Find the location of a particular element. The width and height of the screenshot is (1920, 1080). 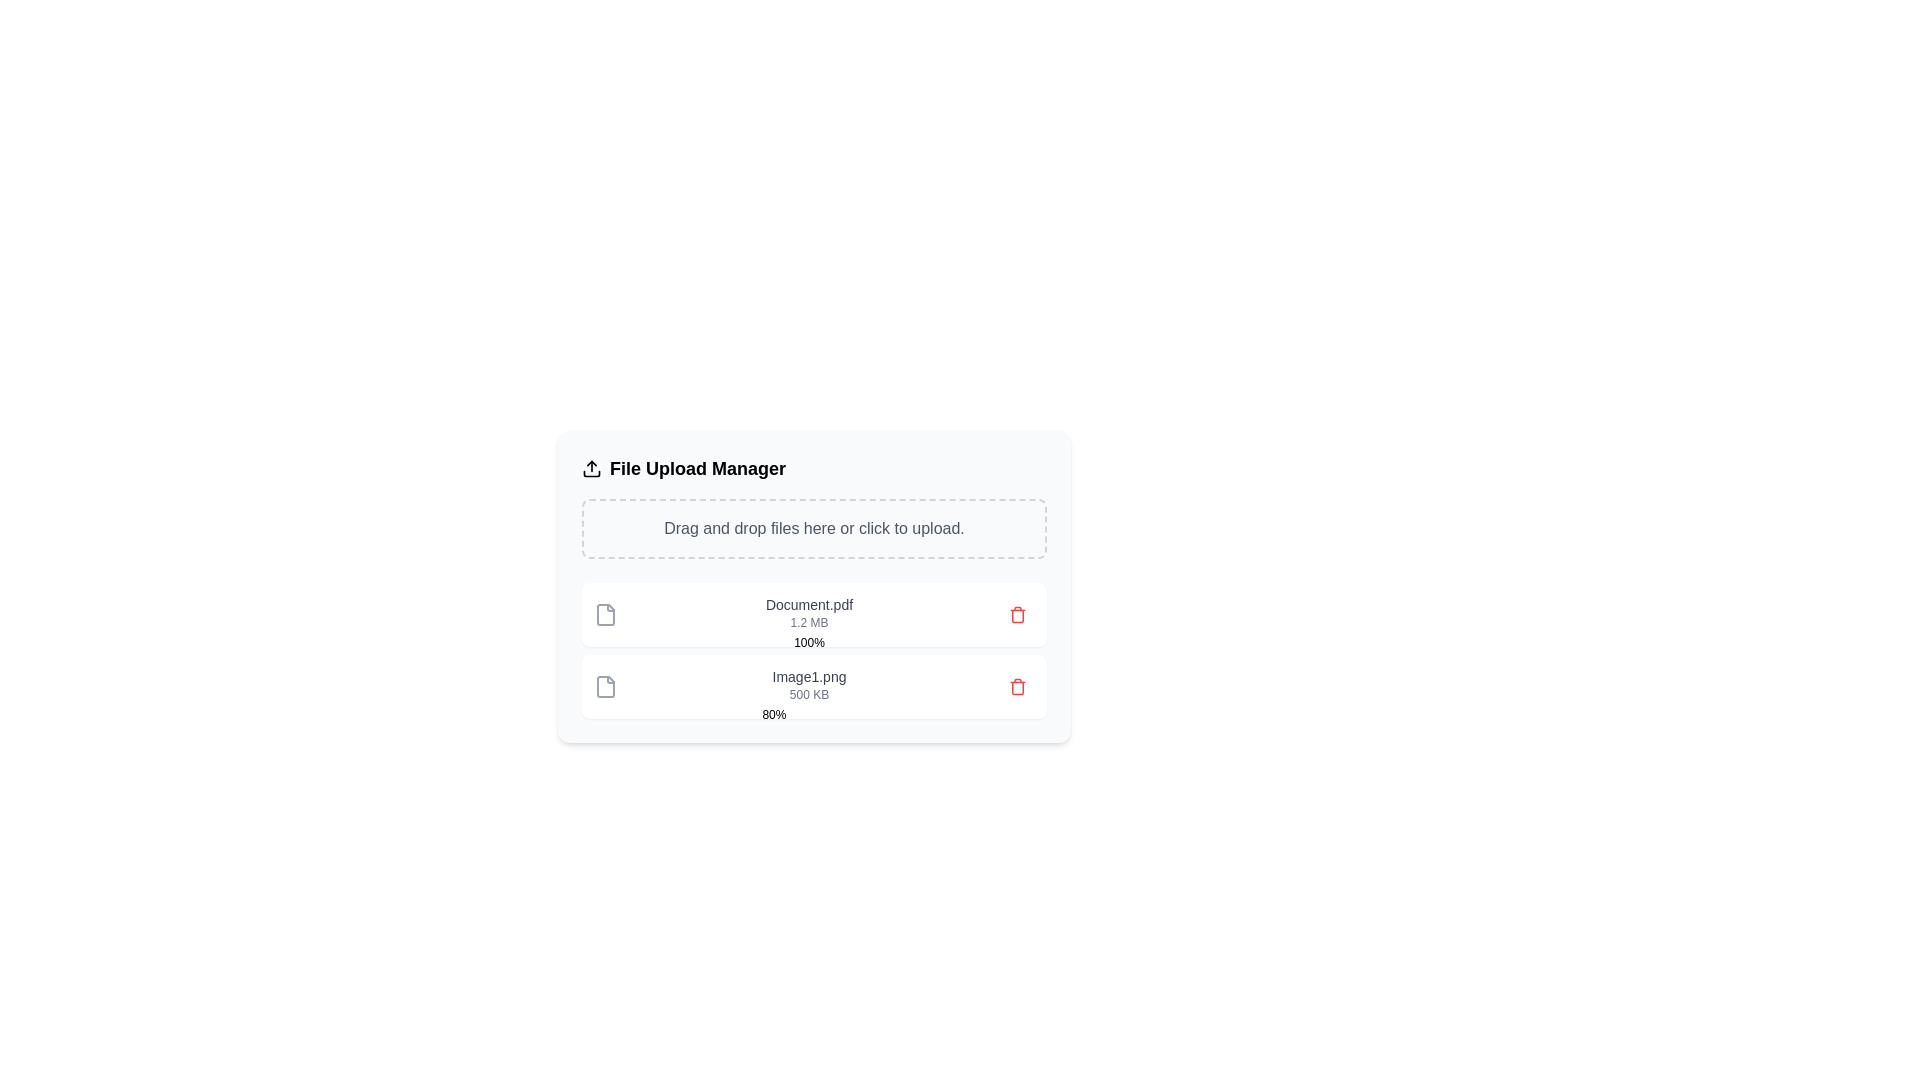

the text label displaying the file size information for the uploaded file, which is located below the filename 'Image1.png' in the file upload manager interface is located at coordinates (809, 693).